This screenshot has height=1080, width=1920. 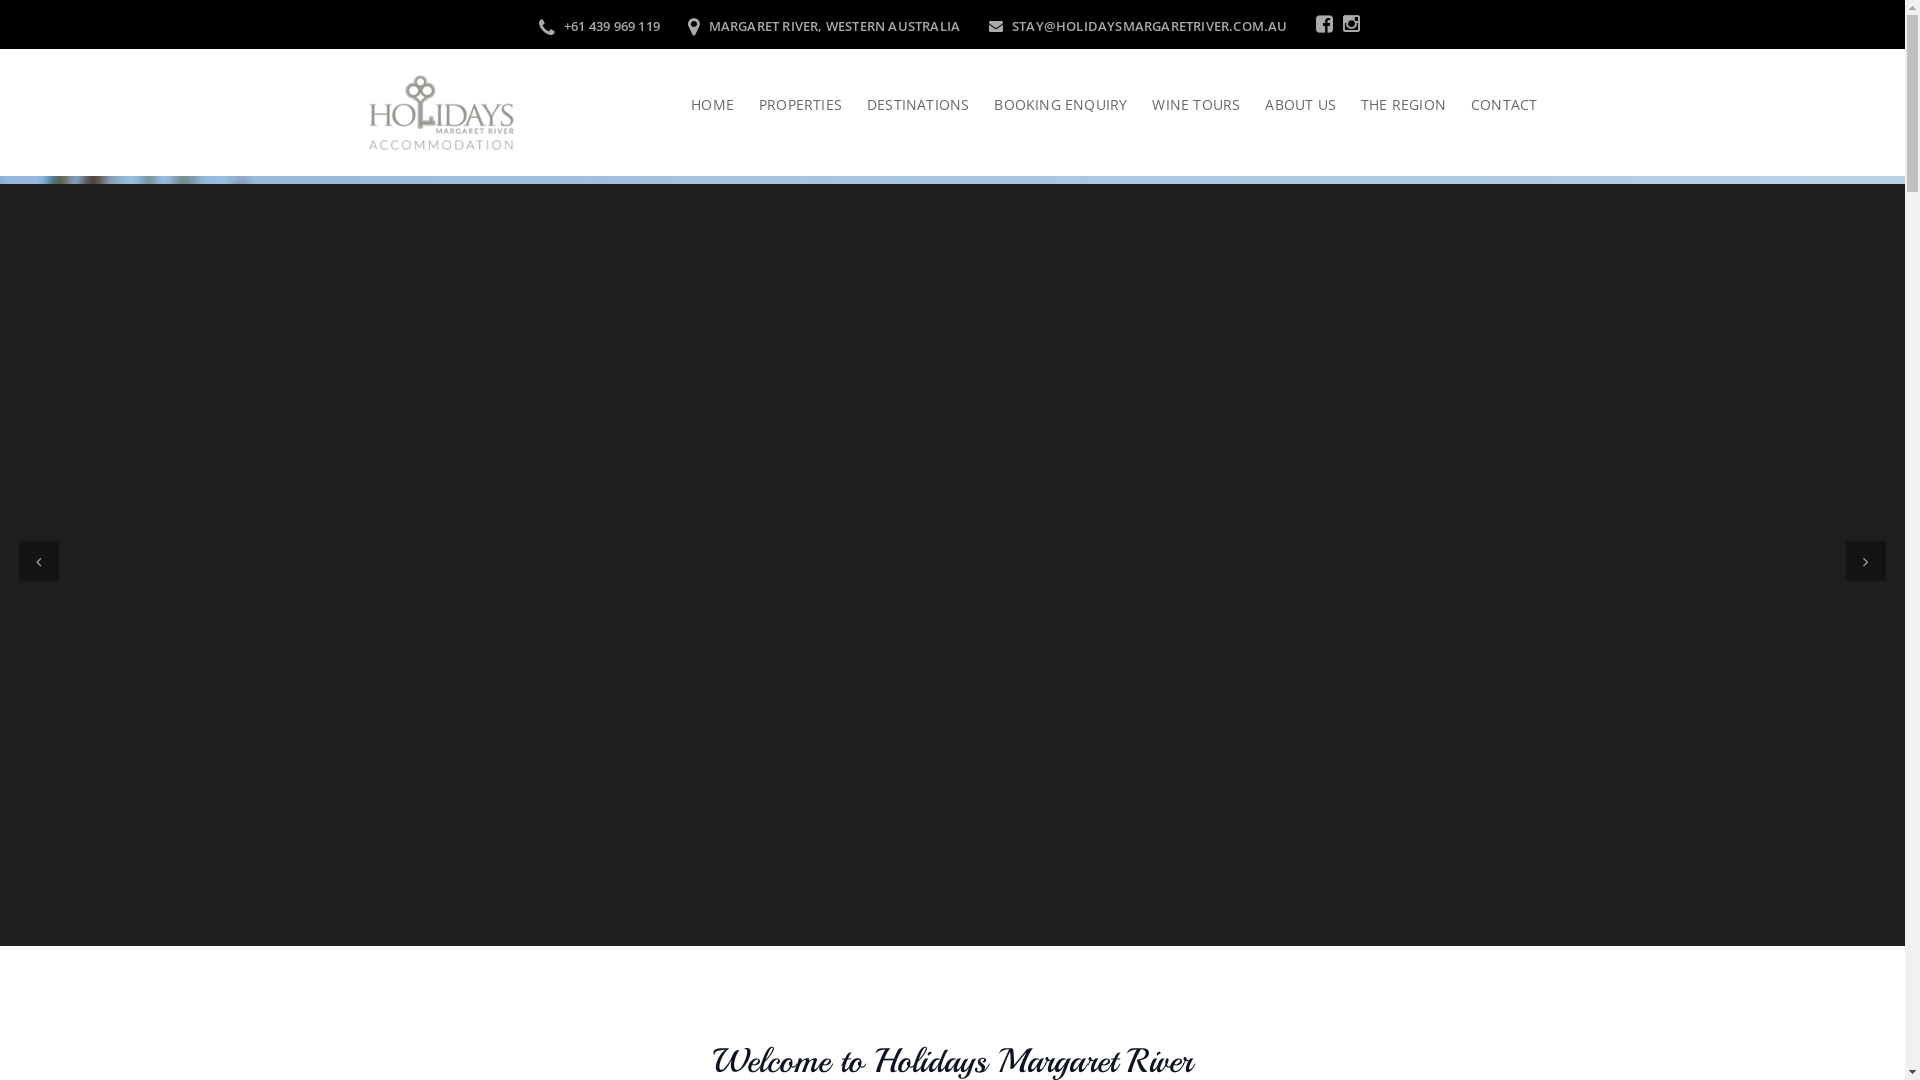 What do you see at coordinates (1238, 104) in the screenshot?
I see `'ABOUT US'` at bounding box center [1238, 104].